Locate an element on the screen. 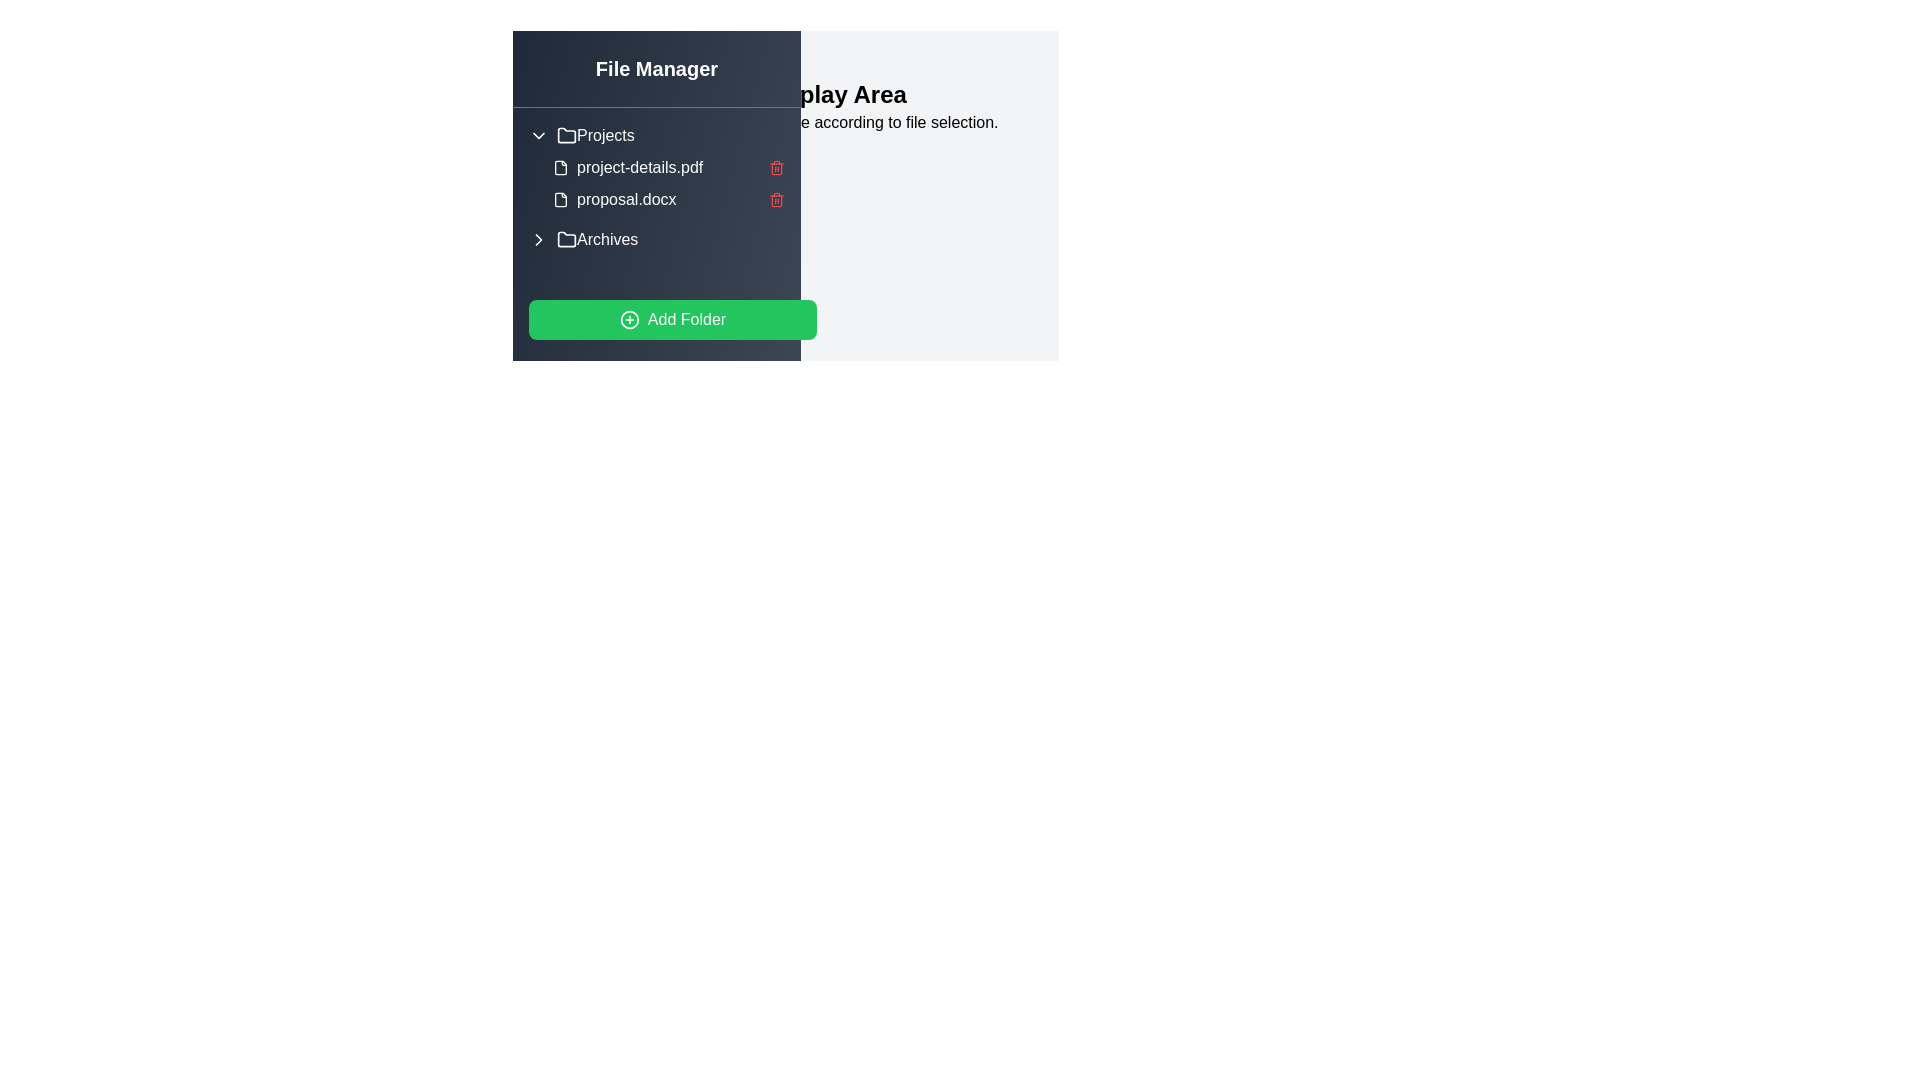 This screenshot has width=1920, height=1080. the trash icon button on the rightmost side of the row is located at coordinates (776, 167).